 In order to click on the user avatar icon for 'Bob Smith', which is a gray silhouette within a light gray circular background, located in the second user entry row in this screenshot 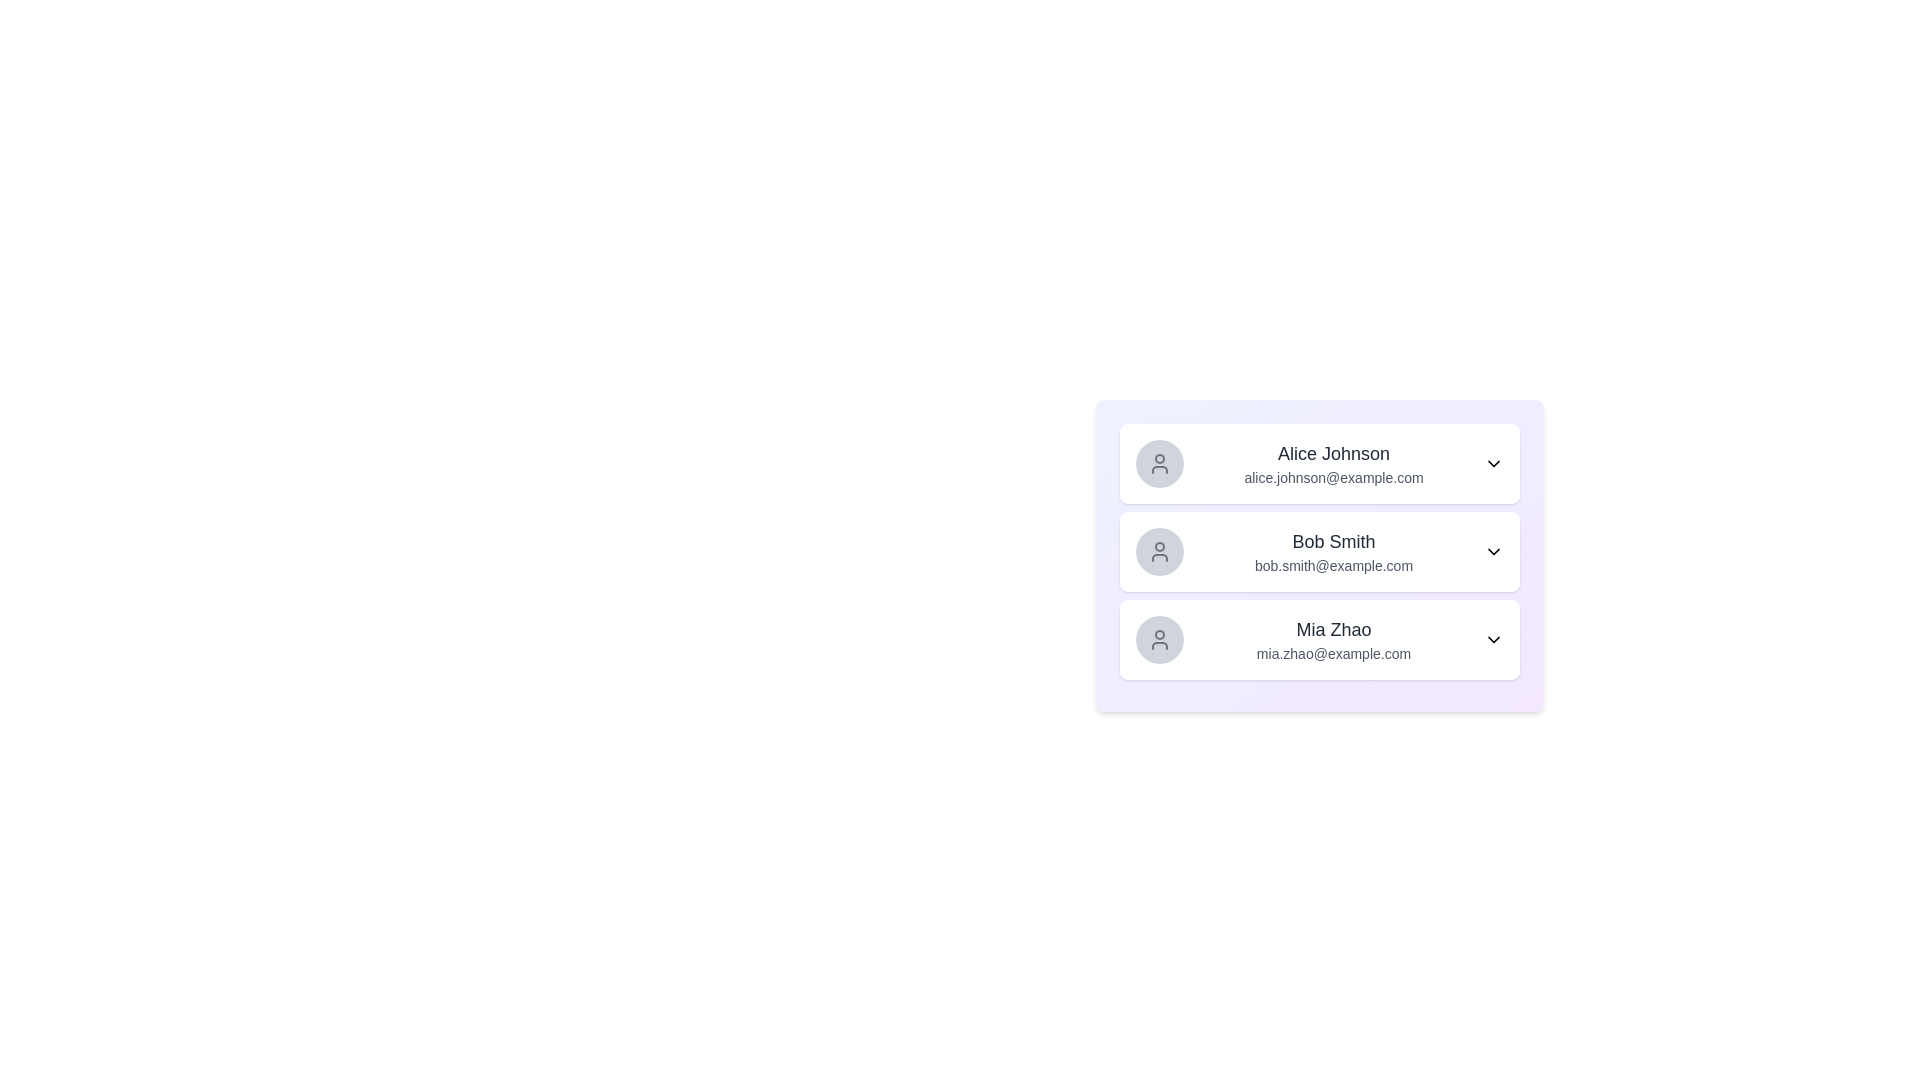, I will do `click(1160, 551)`.